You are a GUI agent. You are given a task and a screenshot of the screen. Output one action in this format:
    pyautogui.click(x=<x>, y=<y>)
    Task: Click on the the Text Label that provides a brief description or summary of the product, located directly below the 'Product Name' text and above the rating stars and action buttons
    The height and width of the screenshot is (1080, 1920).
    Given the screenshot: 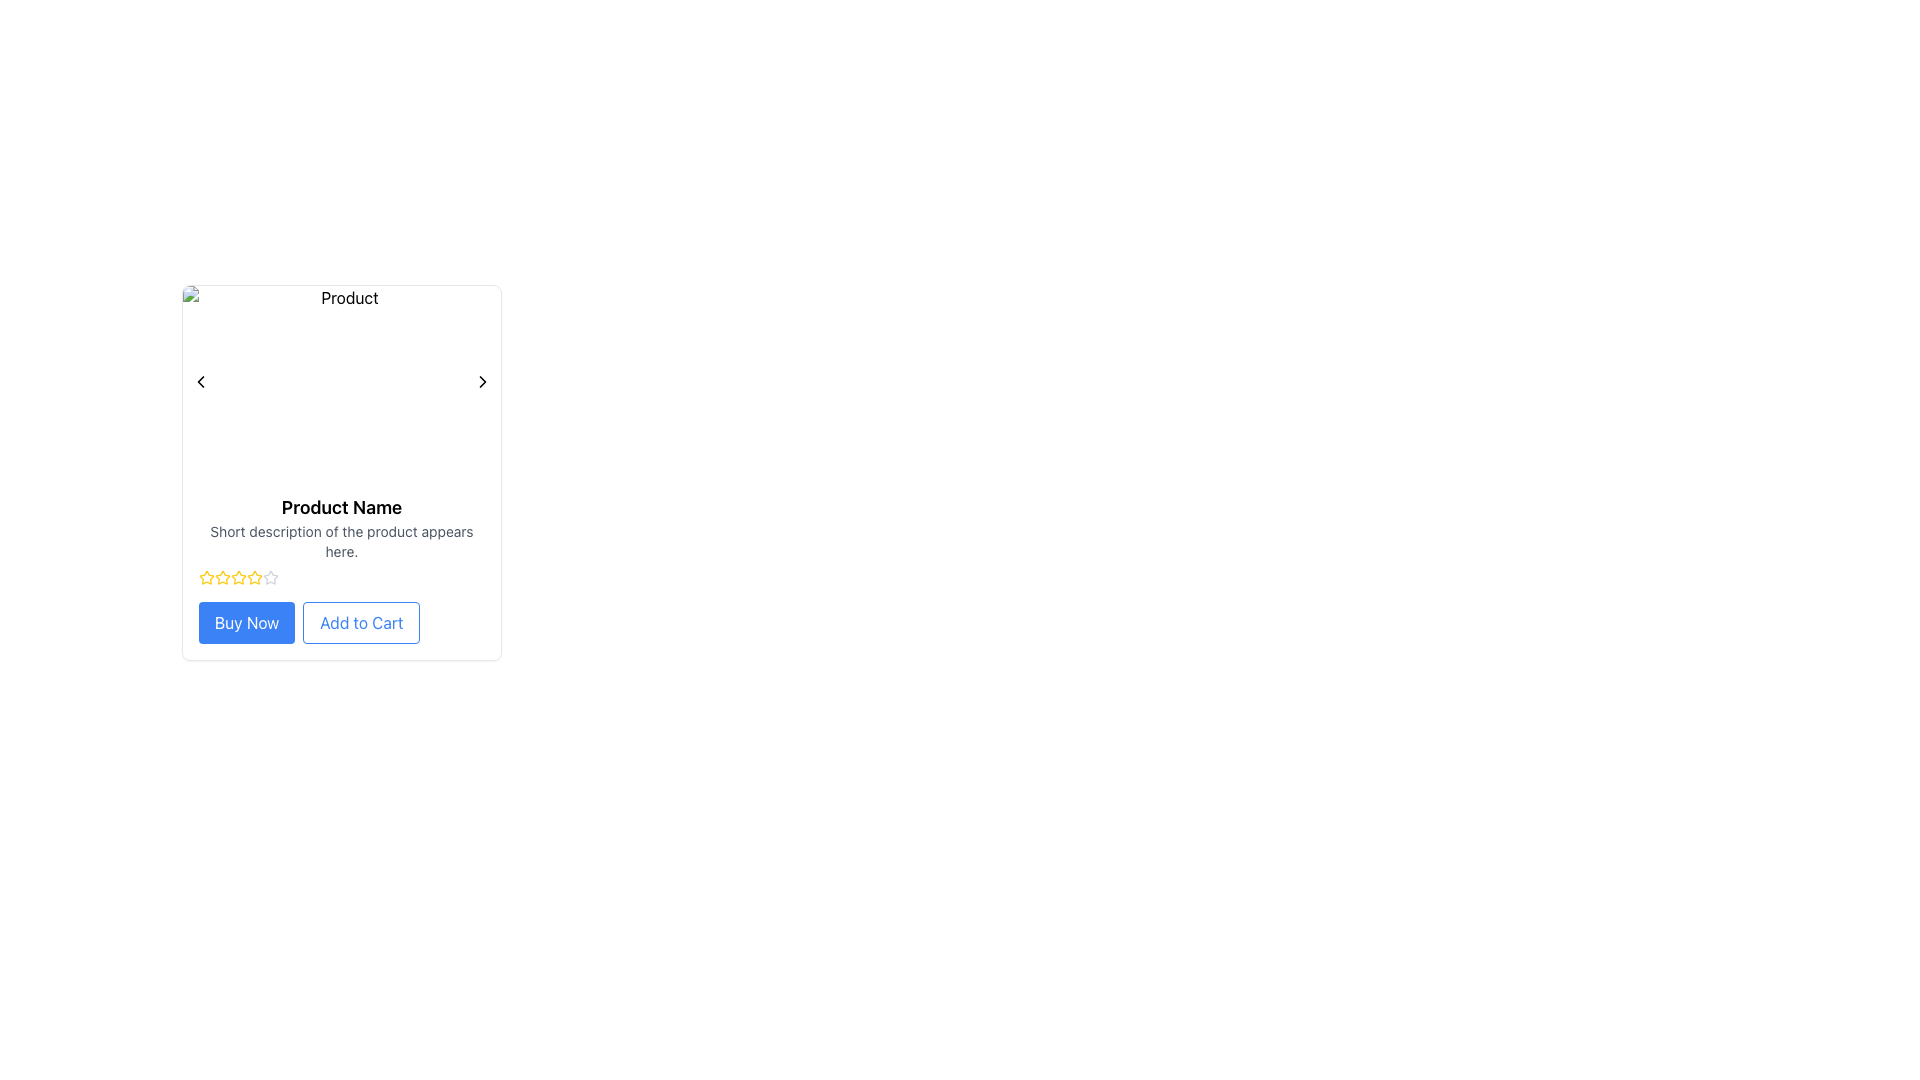 What is the action you would take?
    pyautogui.click(x=341, y=542)
    